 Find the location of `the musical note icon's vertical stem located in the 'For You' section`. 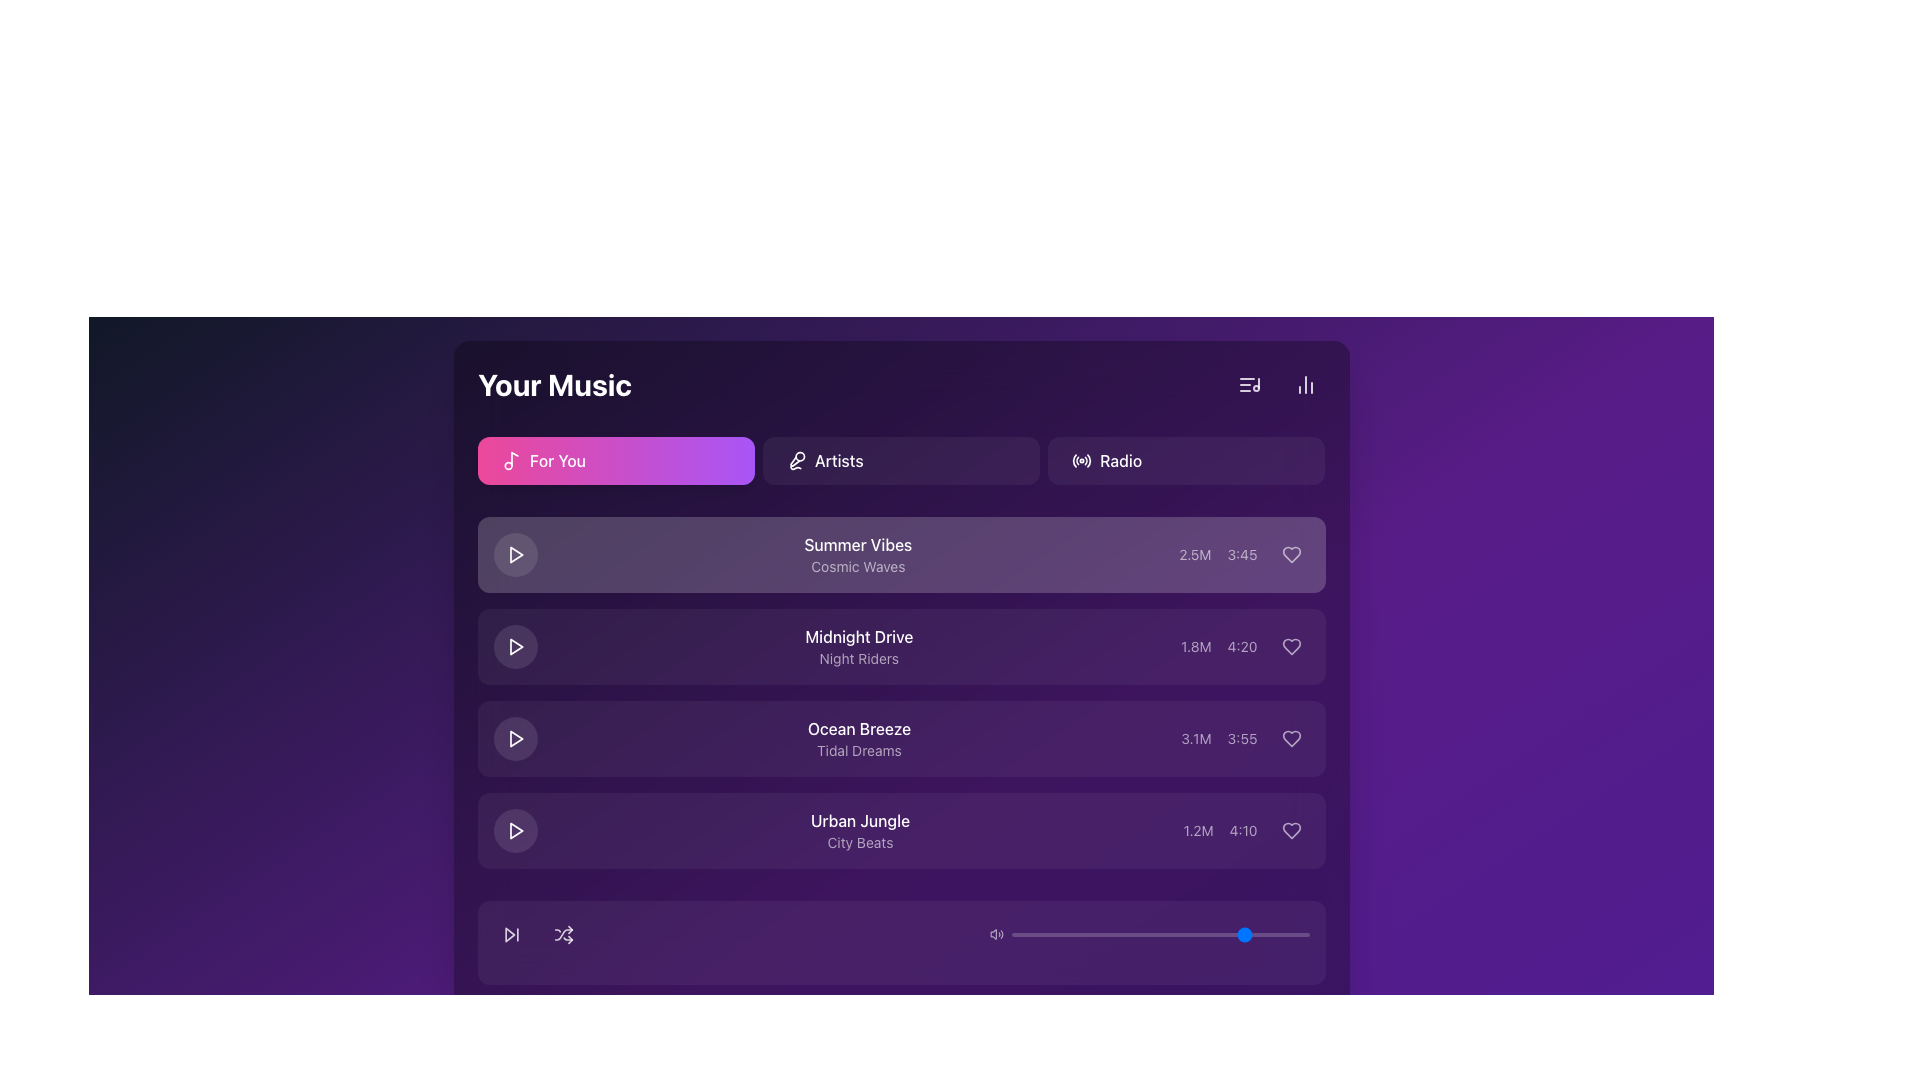

the musical note icon's vertical stem located in the 'For You' section is located at coordinates (514, 459).